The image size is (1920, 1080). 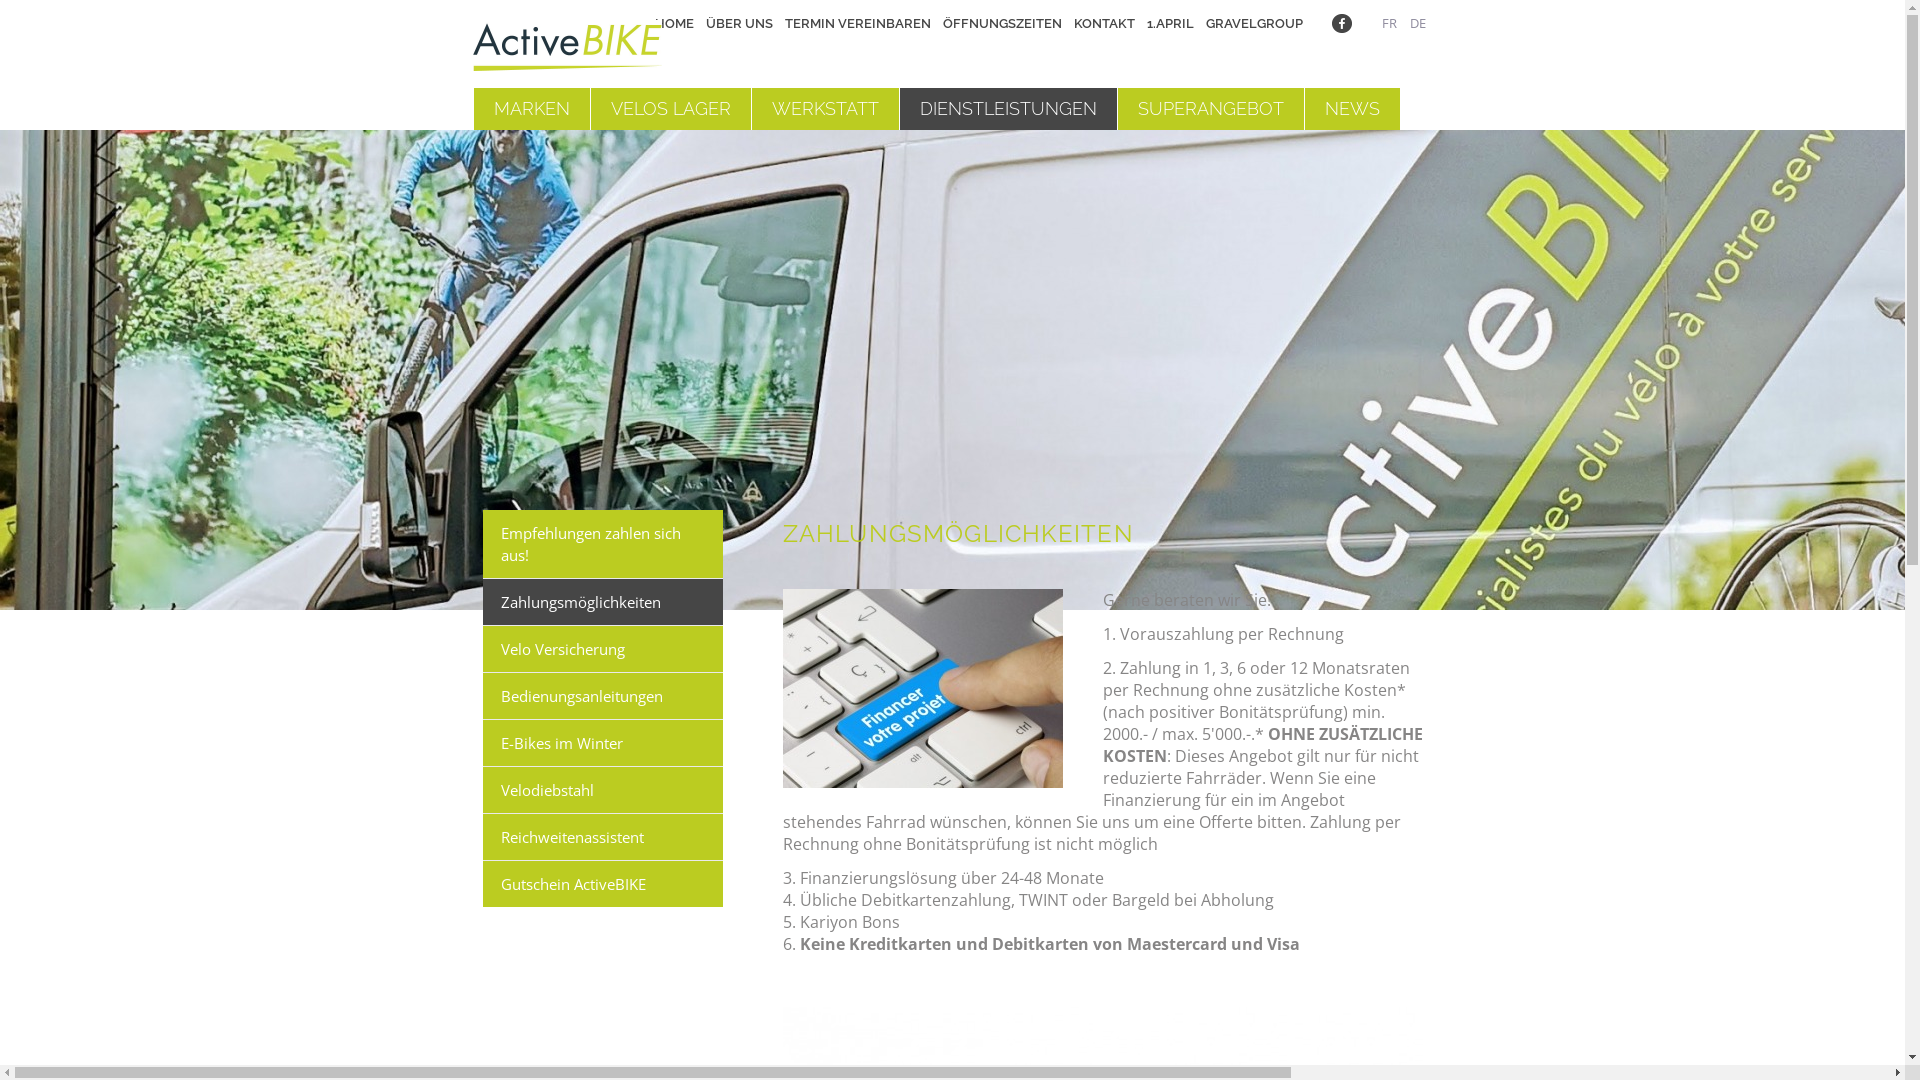 What do you see at coordinates (1409, 23) in the screenshot?
I see `'DE'` at bounding box center [1409, 23].